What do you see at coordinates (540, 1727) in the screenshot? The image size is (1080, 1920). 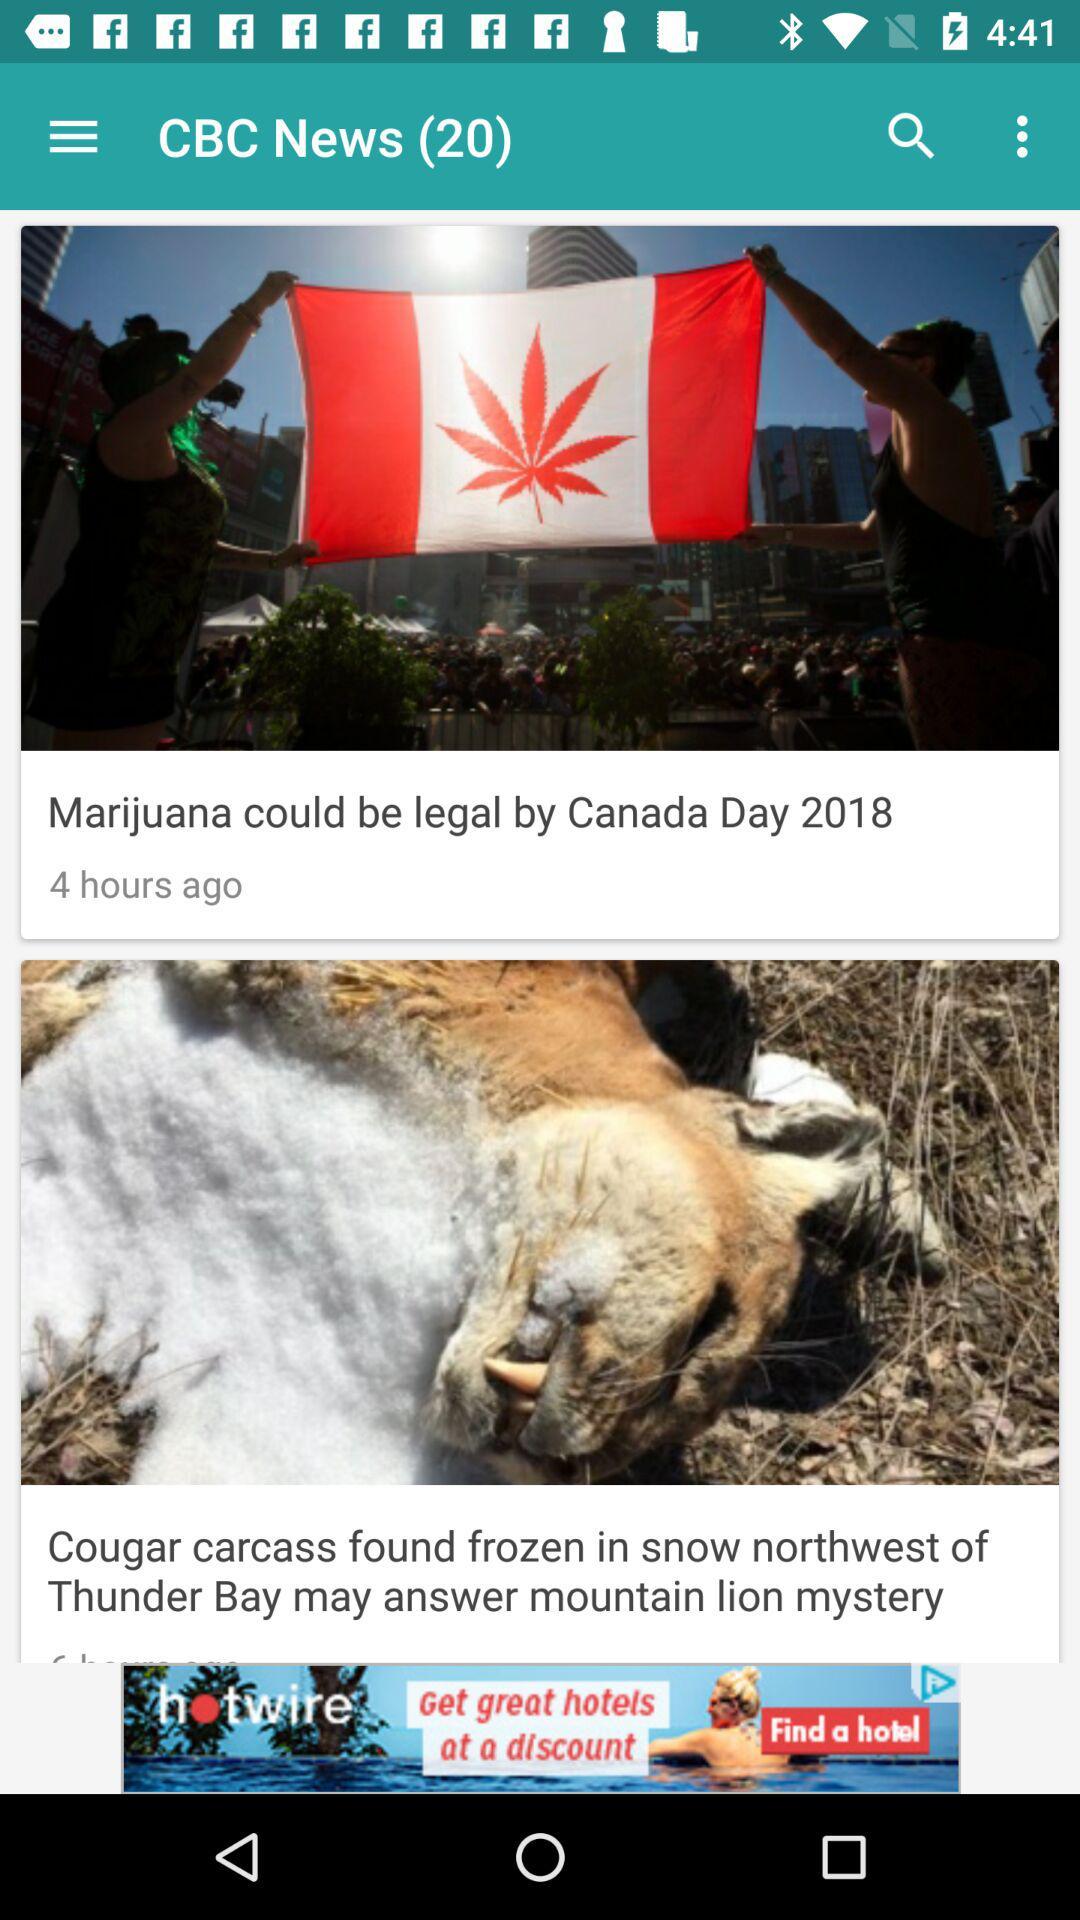 I see `click the advertisement` at bounding box center [540, 1727].